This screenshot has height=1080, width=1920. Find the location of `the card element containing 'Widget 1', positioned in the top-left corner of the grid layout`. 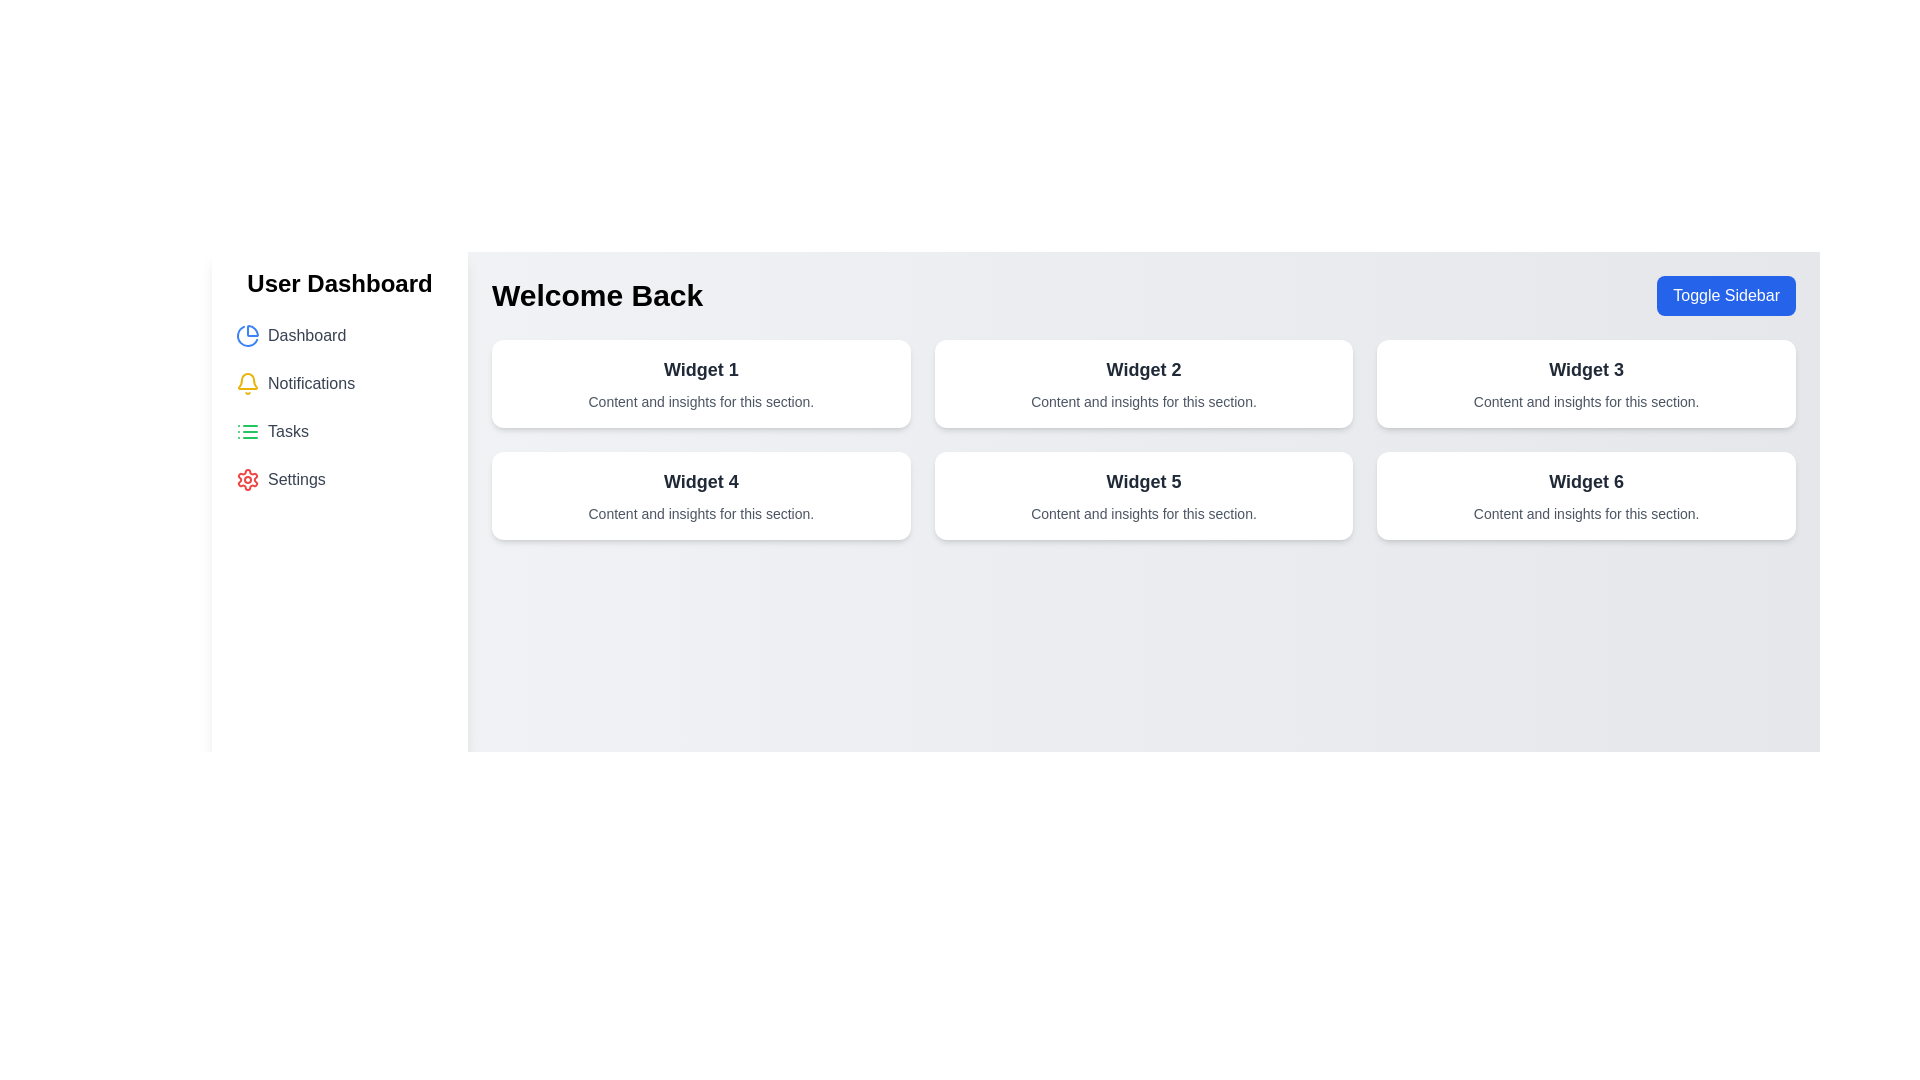

the card element containing 'Widget 1', positioned in the top-left corner of the grid layout is located at coordinates (701, 384).